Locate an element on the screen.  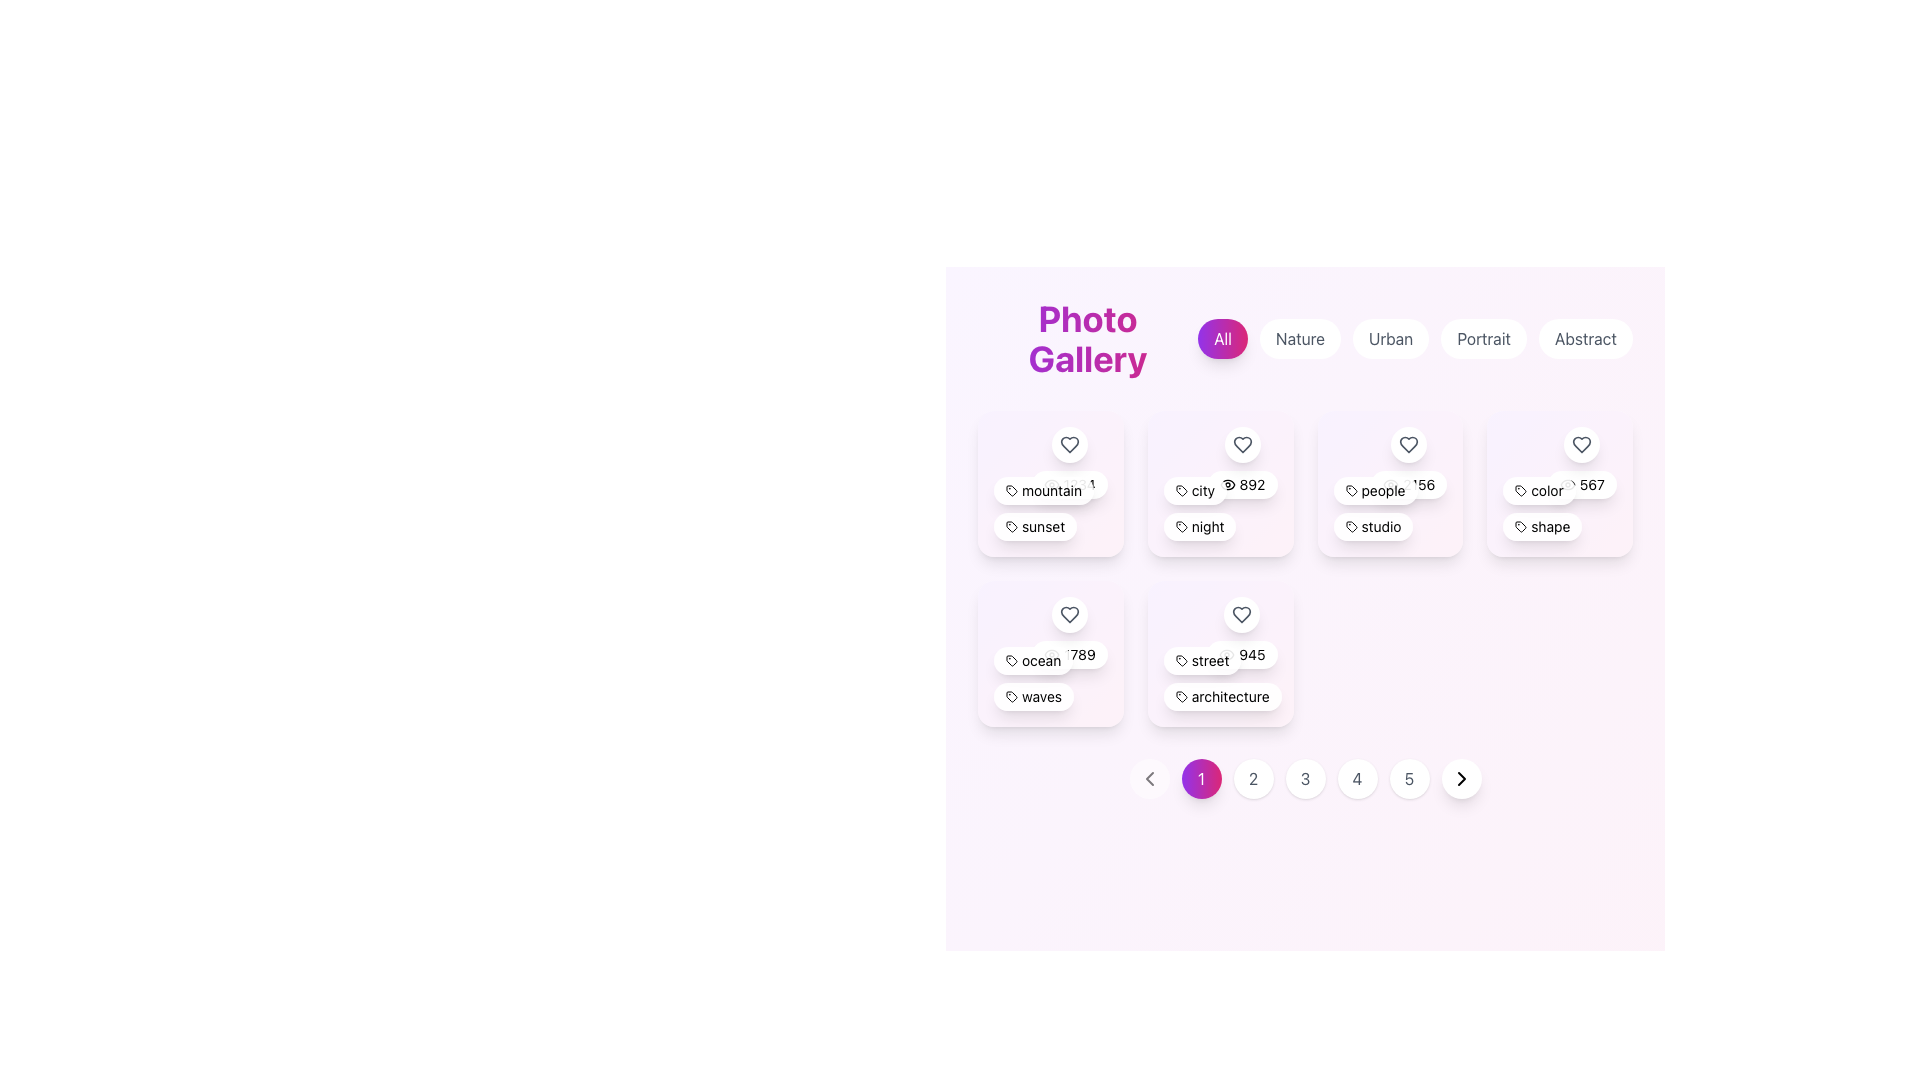
the circular button displaying the number '3' with a white background and gray text is located at coordinates (1305, 777).